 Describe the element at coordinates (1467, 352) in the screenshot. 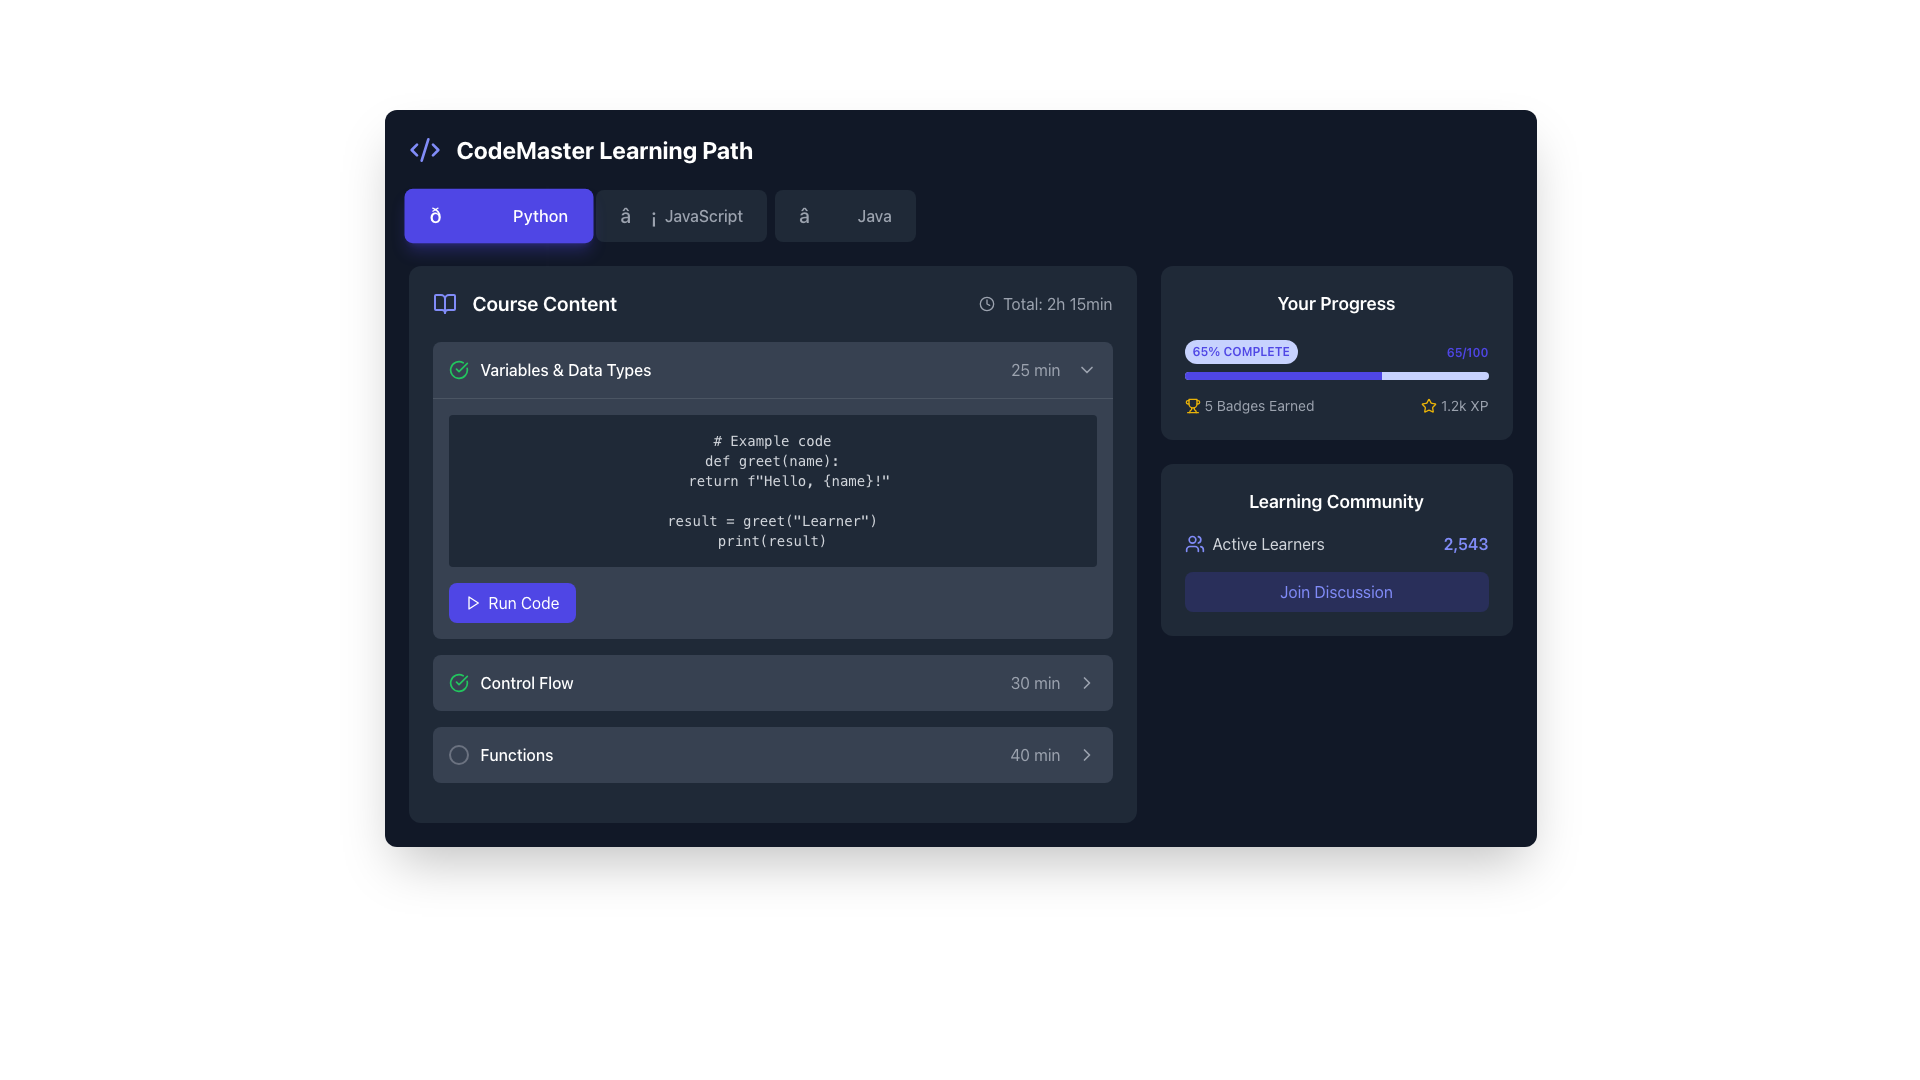

I see `the text label displaying '65/100' in bold indigo color, located on the right side of the 'Your Progress' card` at that location.